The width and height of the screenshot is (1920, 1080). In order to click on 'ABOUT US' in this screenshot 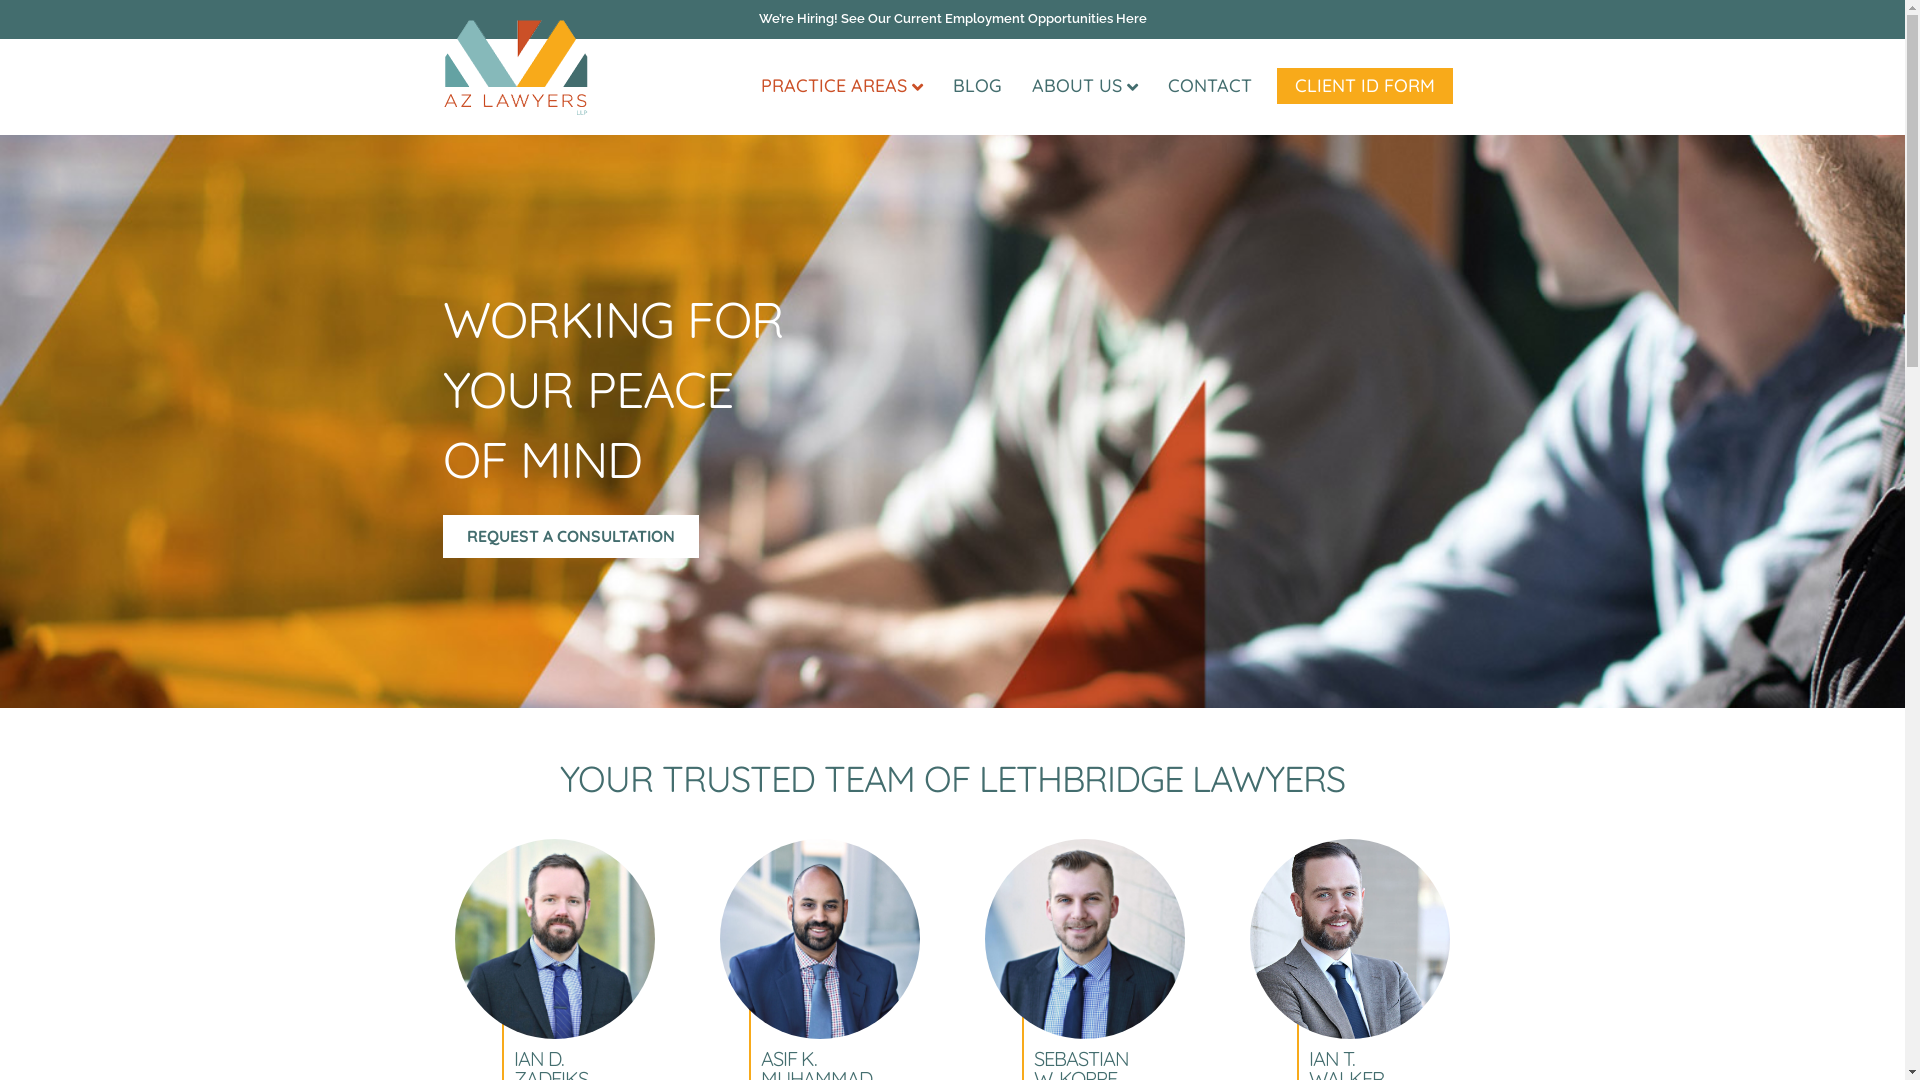, I will do `click(1083, 85)`.